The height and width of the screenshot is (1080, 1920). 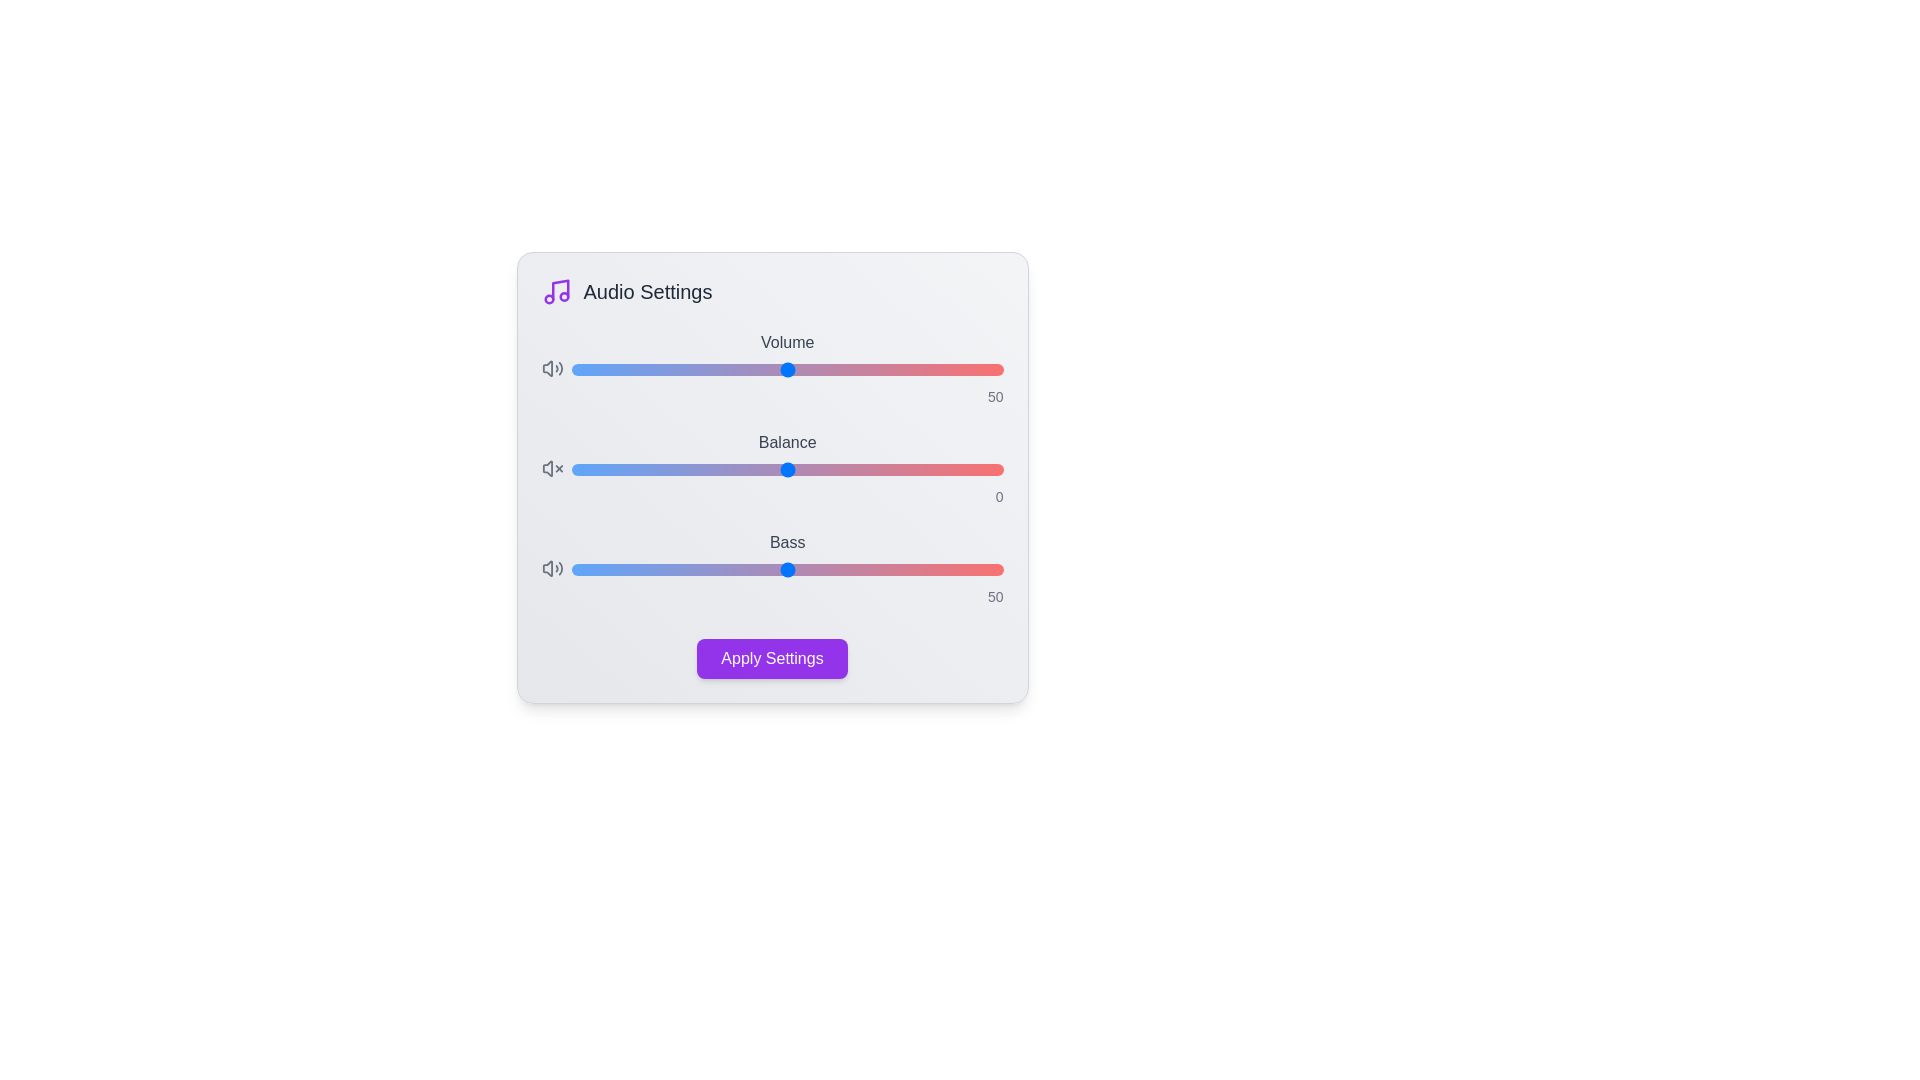 What do you see at coordinates (649, 470) in the screenshot?
I see `the 'Balance' slider to the specified value -32` at bounding box center [649, 470].